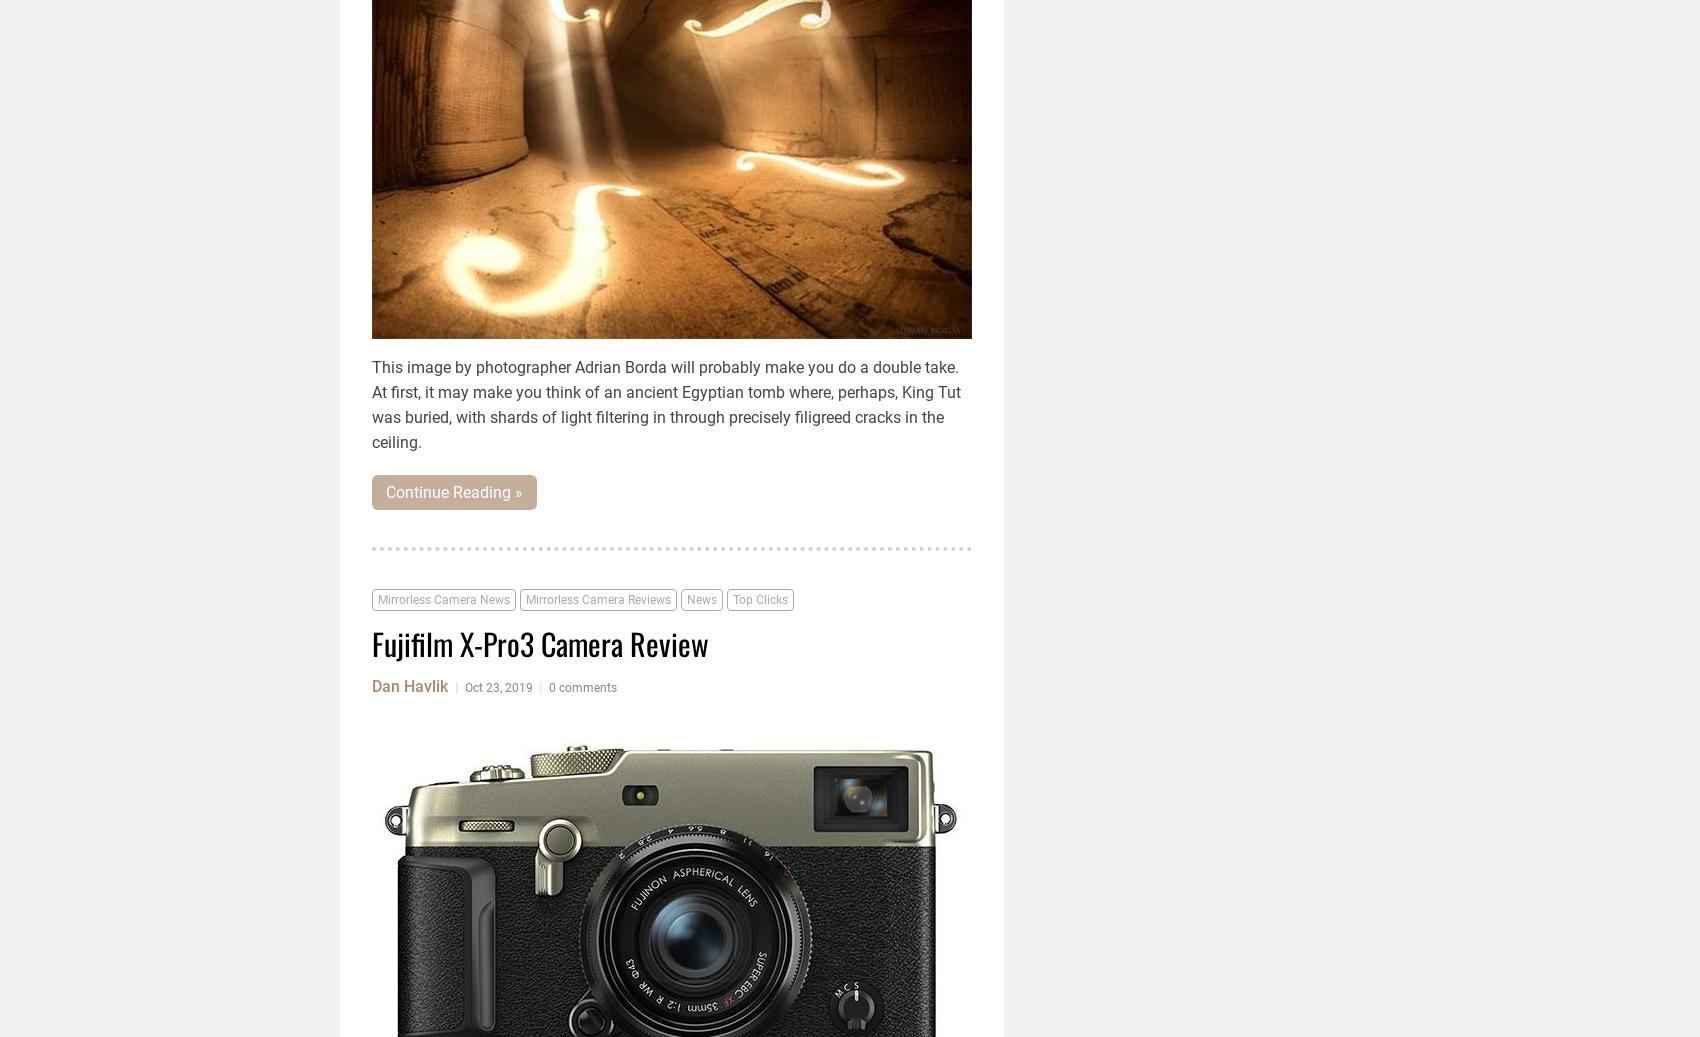  Describe the element at coordinates (454, 491) in the screenshot. I see `'Continue Reading »'` at that location.